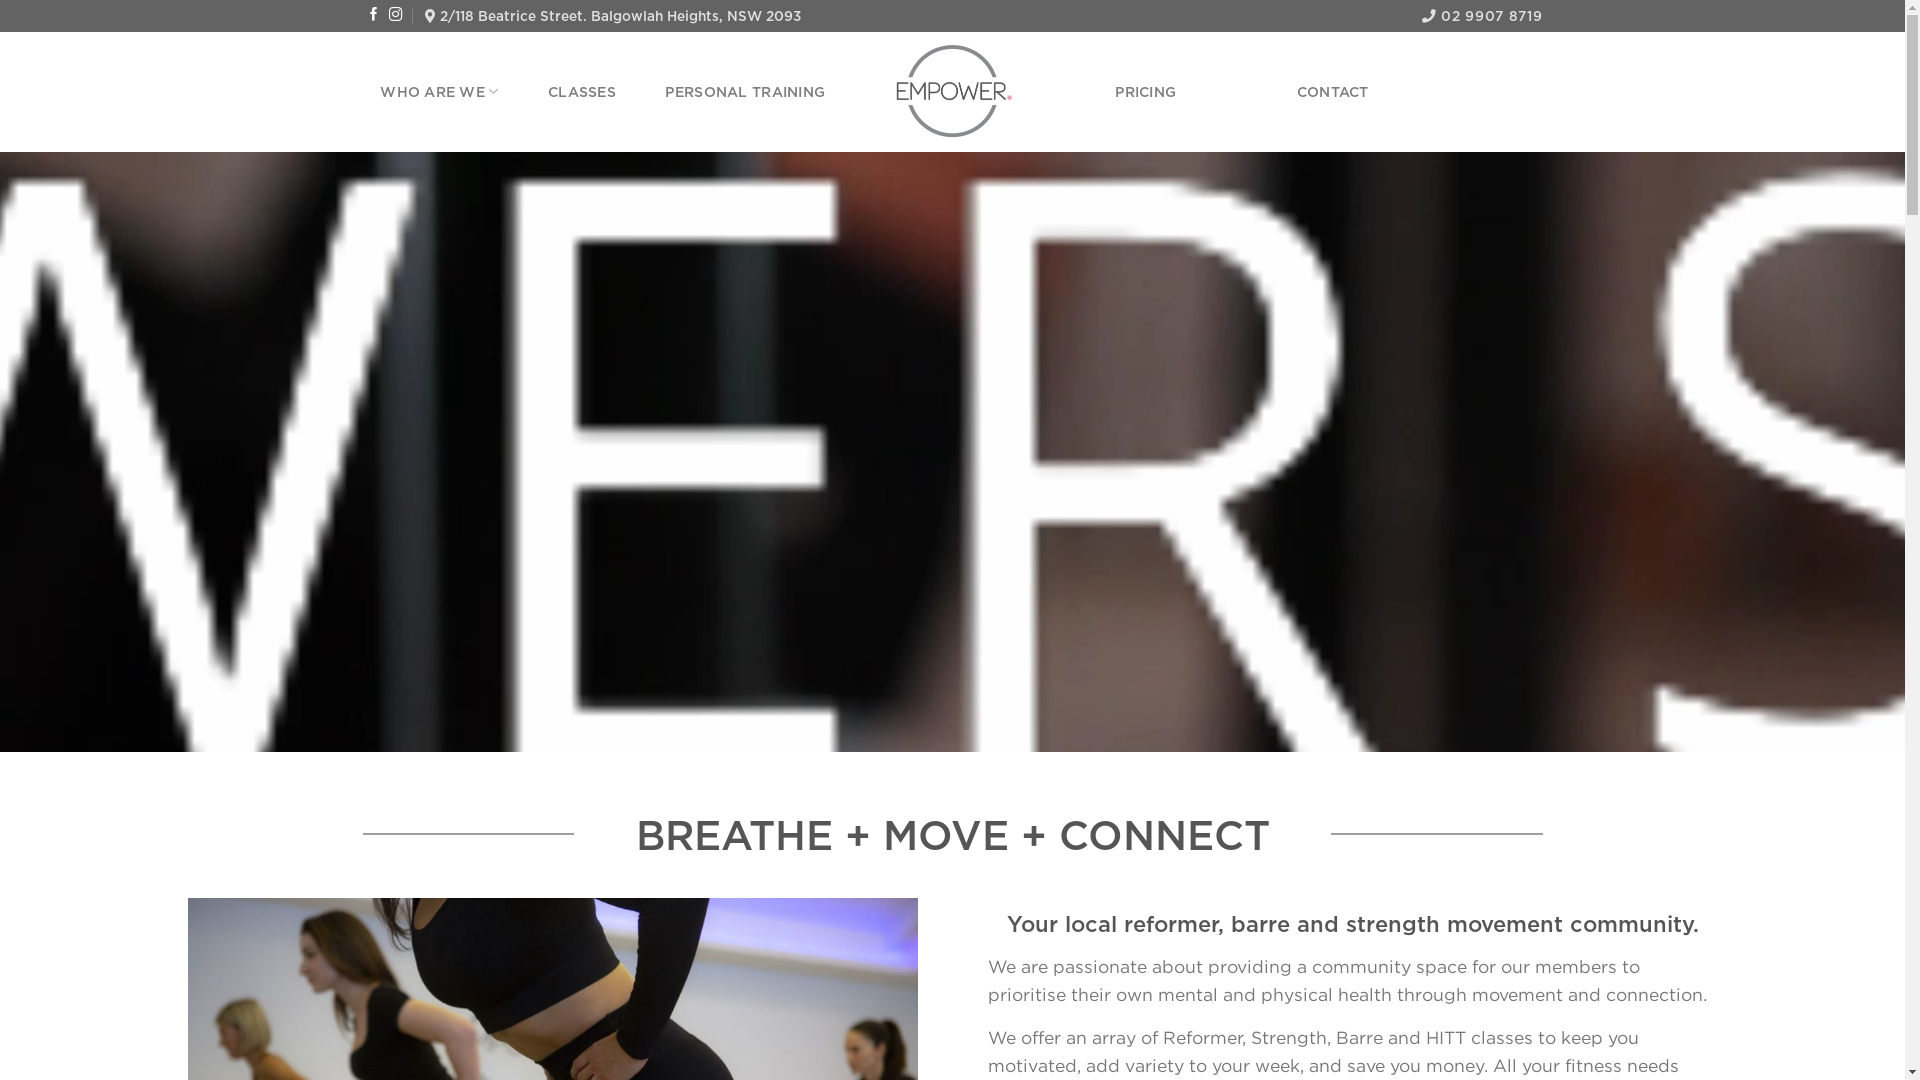 The height and width of the screenshot is (1080, 1920). Describe the element at coordinates (437, 91) in the screenshot. I see `'WHO ARE WE'` at that location.